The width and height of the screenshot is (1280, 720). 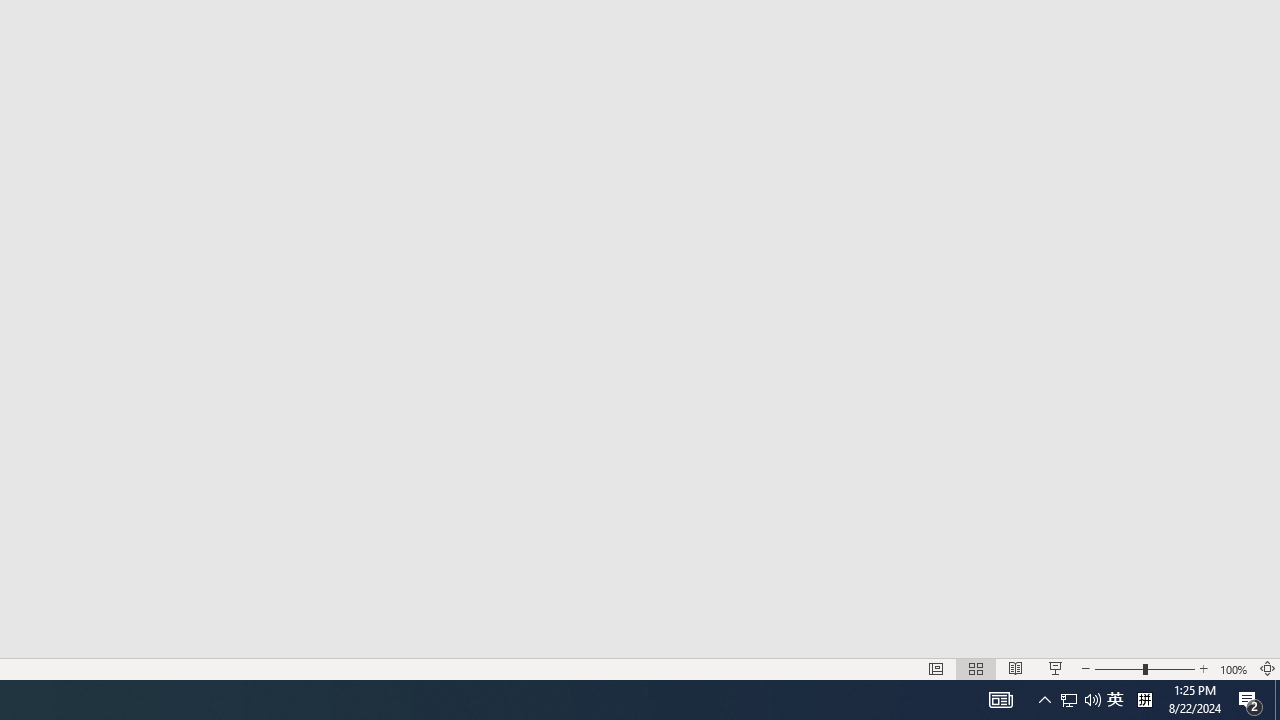 What do you see at coordinates (1015, 669) in the screenshot?
I see `'Reading View'` at bounding box center [1015, 669].